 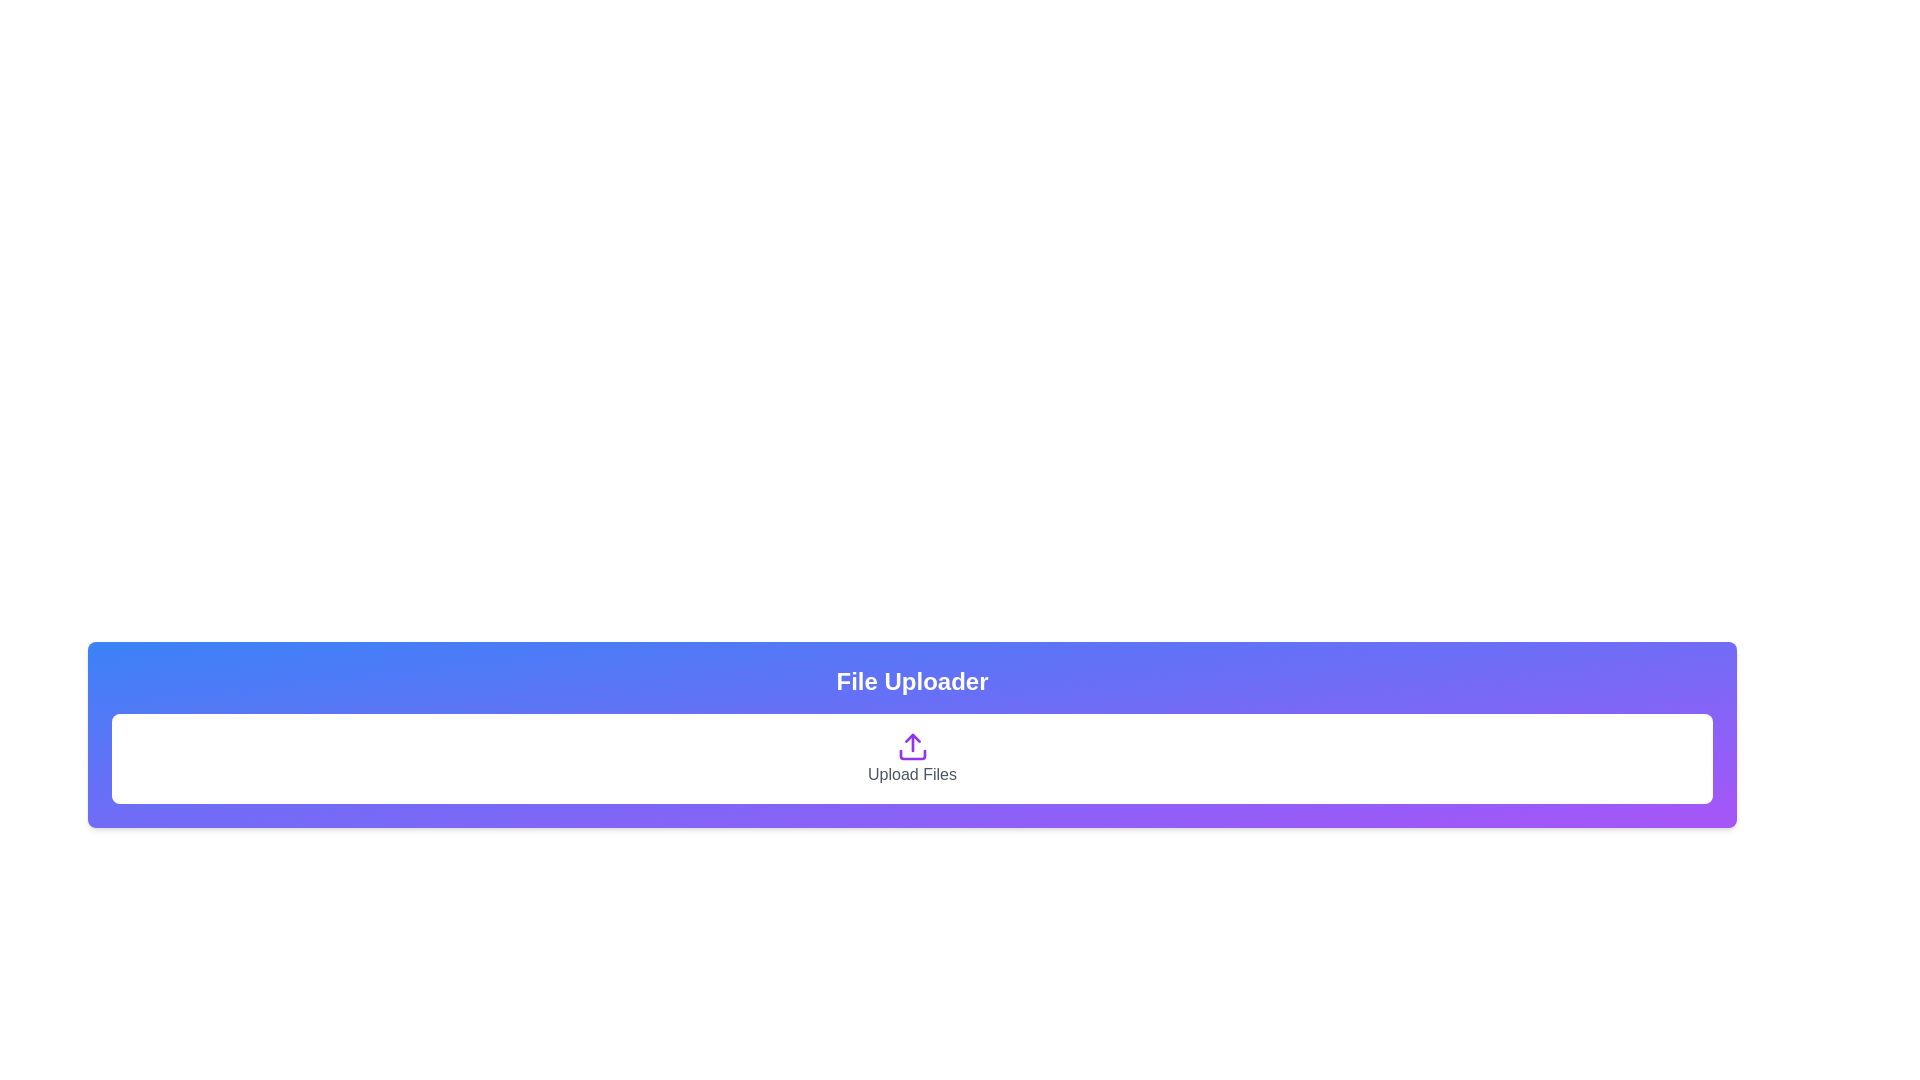 I want to click on the upload icon located above the 'Upload Files' text, which visually indicates the file upload functionality, so click(x=911, y=747).